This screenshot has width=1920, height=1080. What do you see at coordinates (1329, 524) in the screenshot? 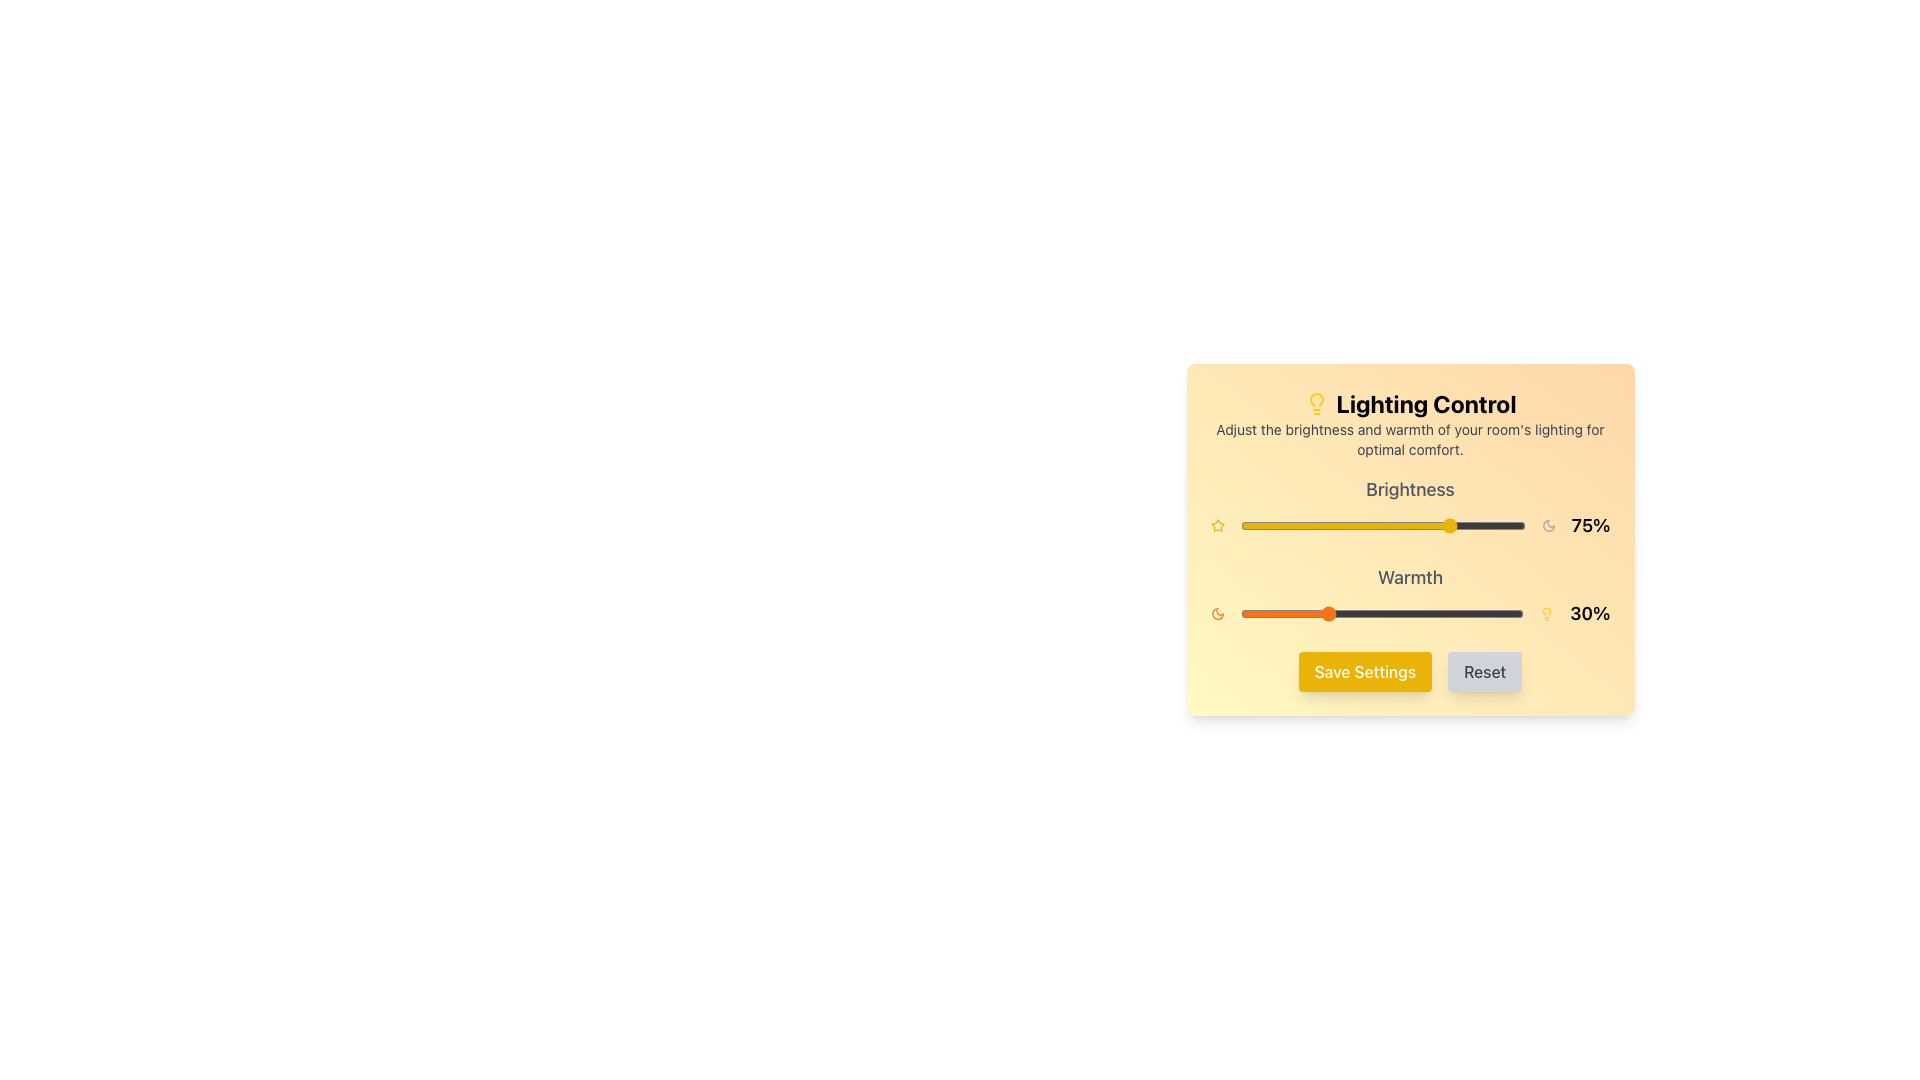
I see `brightness` at bounding box center [1329, 524].